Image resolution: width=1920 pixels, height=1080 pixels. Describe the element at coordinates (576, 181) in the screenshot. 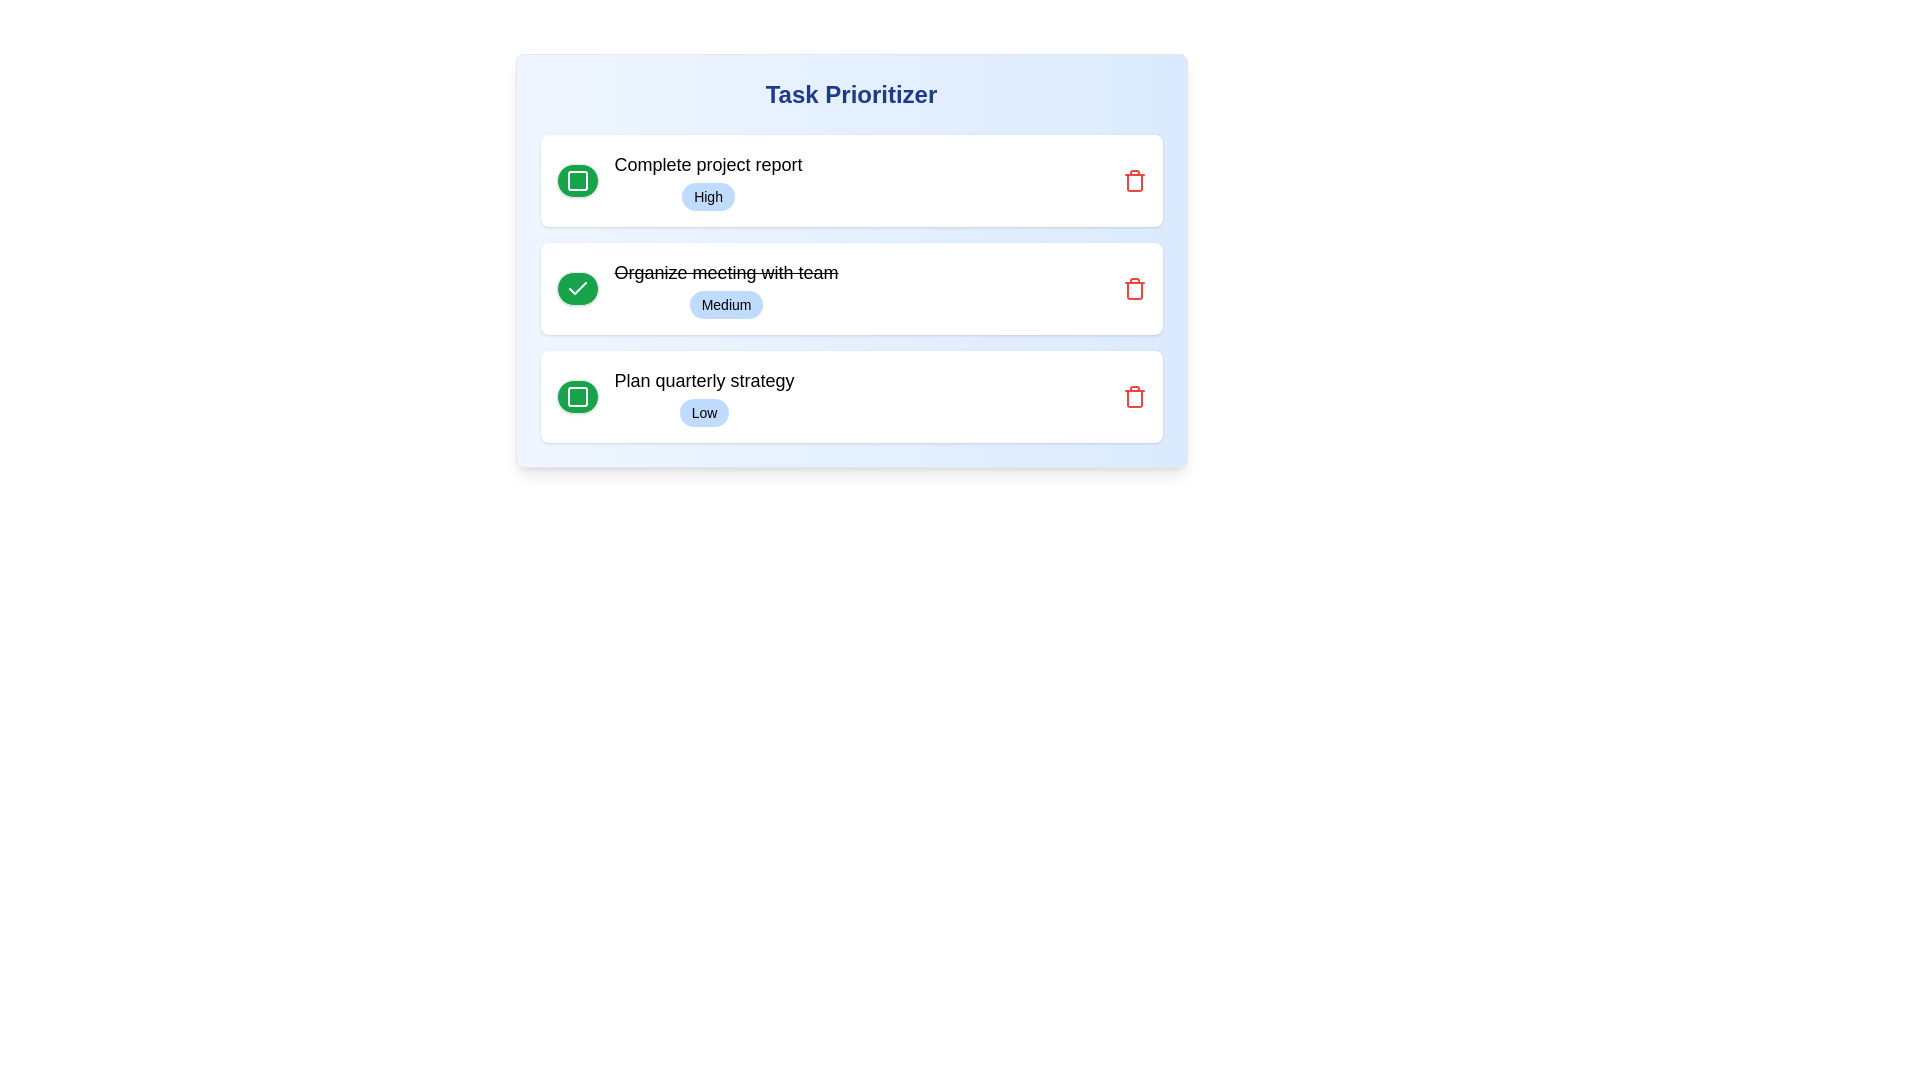

I see `the hollow square icon with a green stroke, located to the left of the 'Complete project report' task in the task list interface` at that location.